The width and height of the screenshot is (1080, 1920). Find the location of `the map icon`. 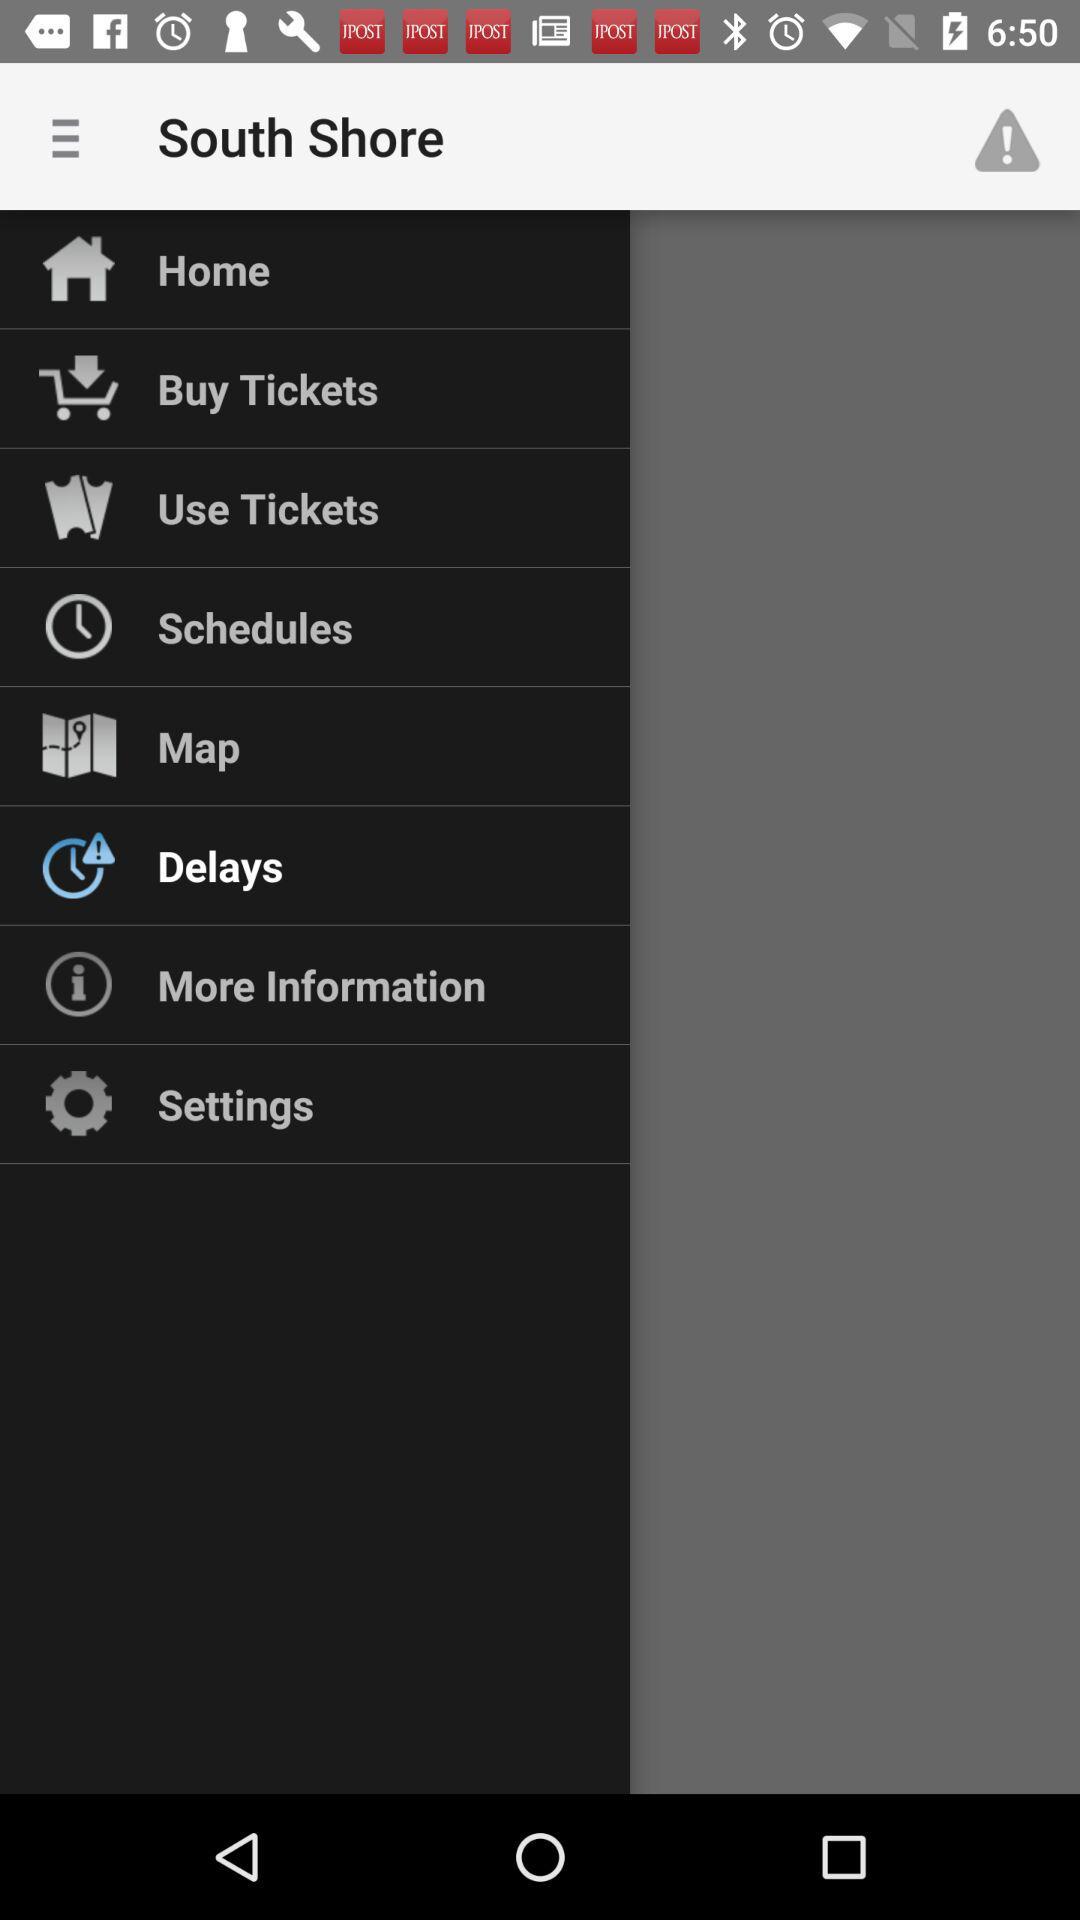

the map icon is located at coordinates (199, 745).